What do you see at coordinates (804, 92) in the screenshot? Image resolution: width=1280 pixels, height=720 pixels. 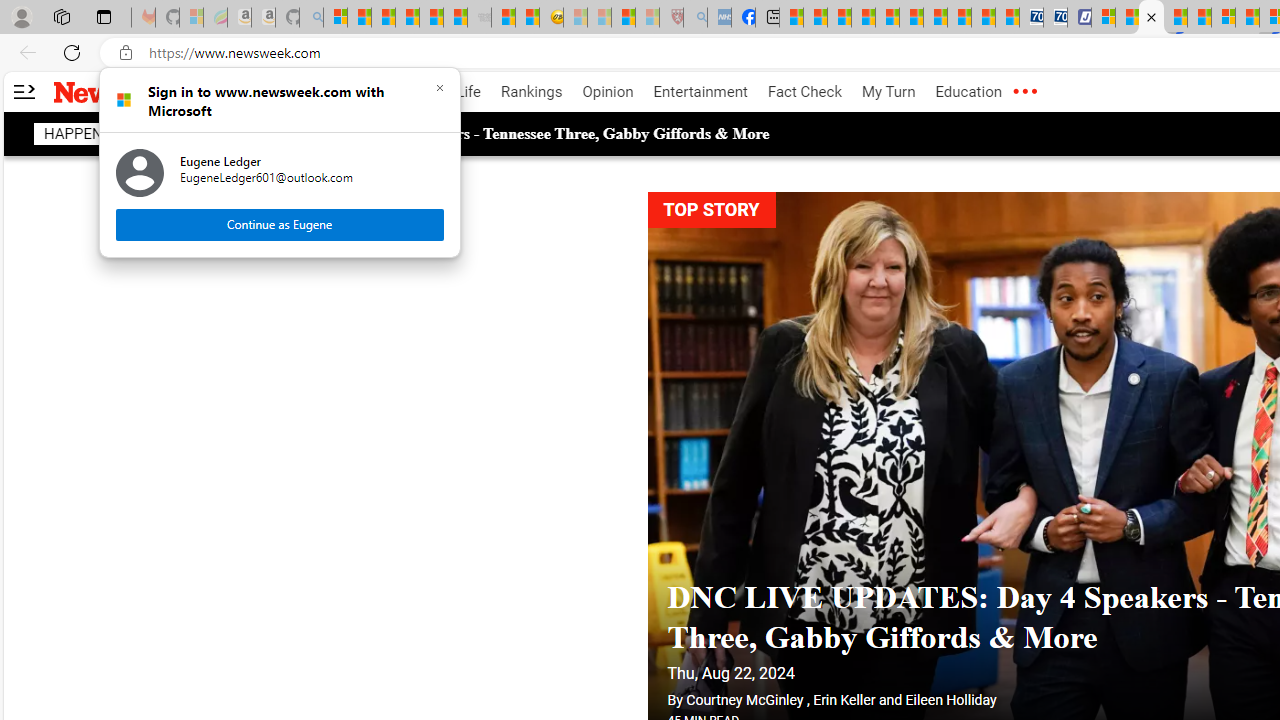 I see `'Fact Check'` at bounding box center [804, 92].